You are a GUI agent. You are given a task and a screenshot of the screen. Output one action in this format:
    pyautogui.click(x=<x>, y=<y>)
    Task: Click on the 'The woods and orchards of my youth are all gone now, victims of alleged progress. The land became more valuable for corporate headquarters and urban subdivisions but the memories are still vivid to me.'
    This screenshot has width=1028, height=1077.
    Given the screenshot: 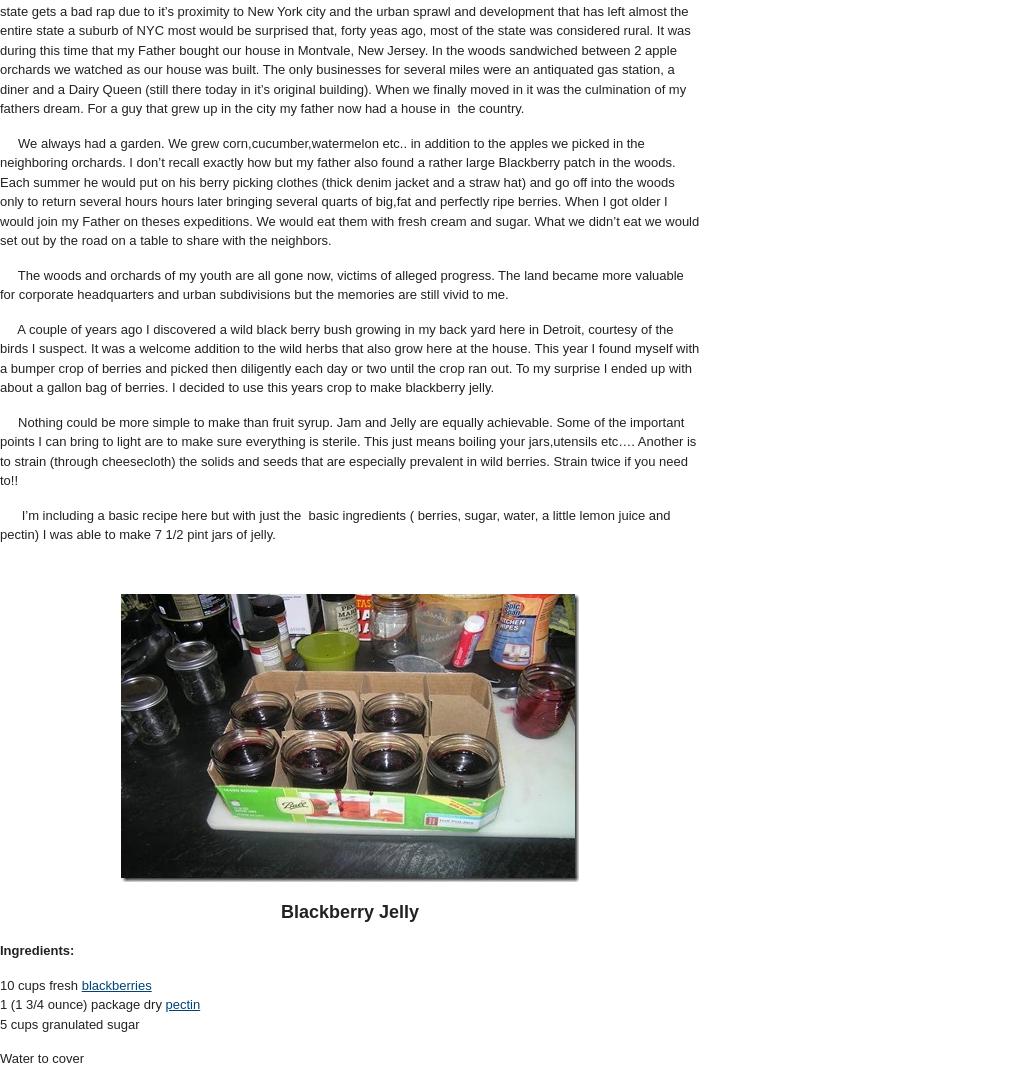 What is the action you would take?
    pyautogui.click(x=0, y=283)
    